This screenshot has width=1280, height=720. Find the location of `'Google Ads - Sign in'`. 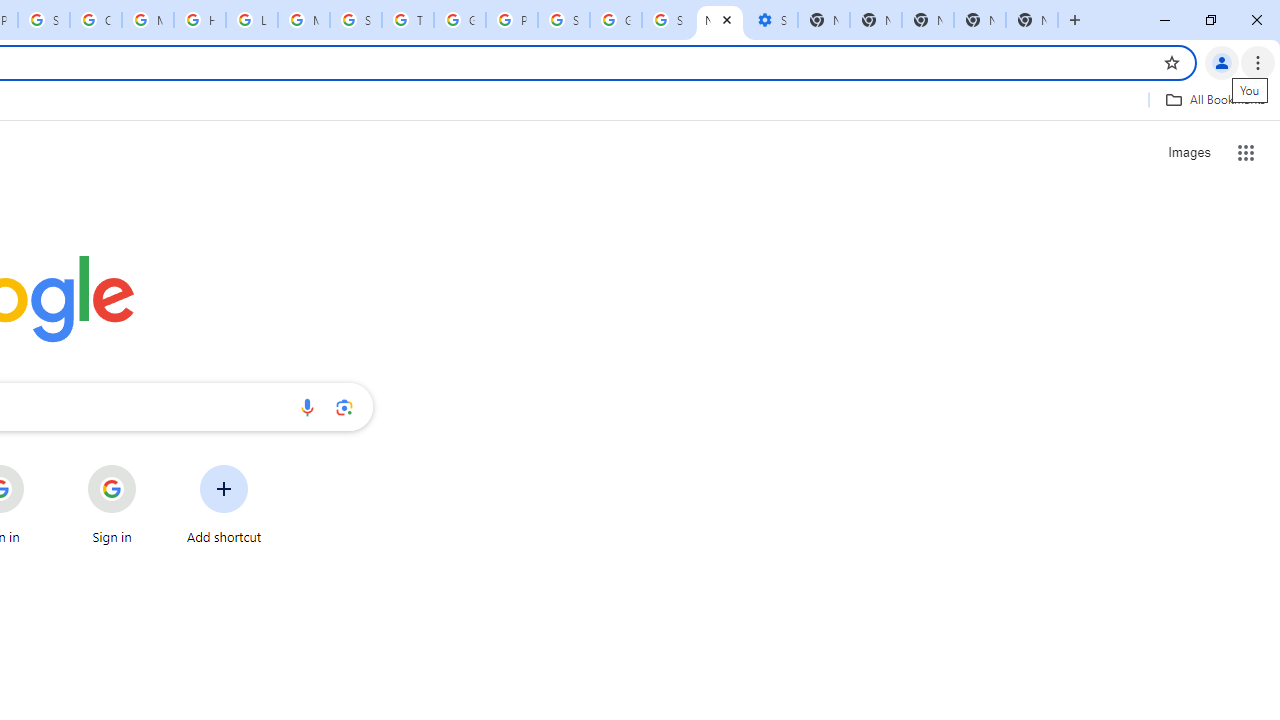

'Google Ads - Sign in' is located at coordinates (459, 20).